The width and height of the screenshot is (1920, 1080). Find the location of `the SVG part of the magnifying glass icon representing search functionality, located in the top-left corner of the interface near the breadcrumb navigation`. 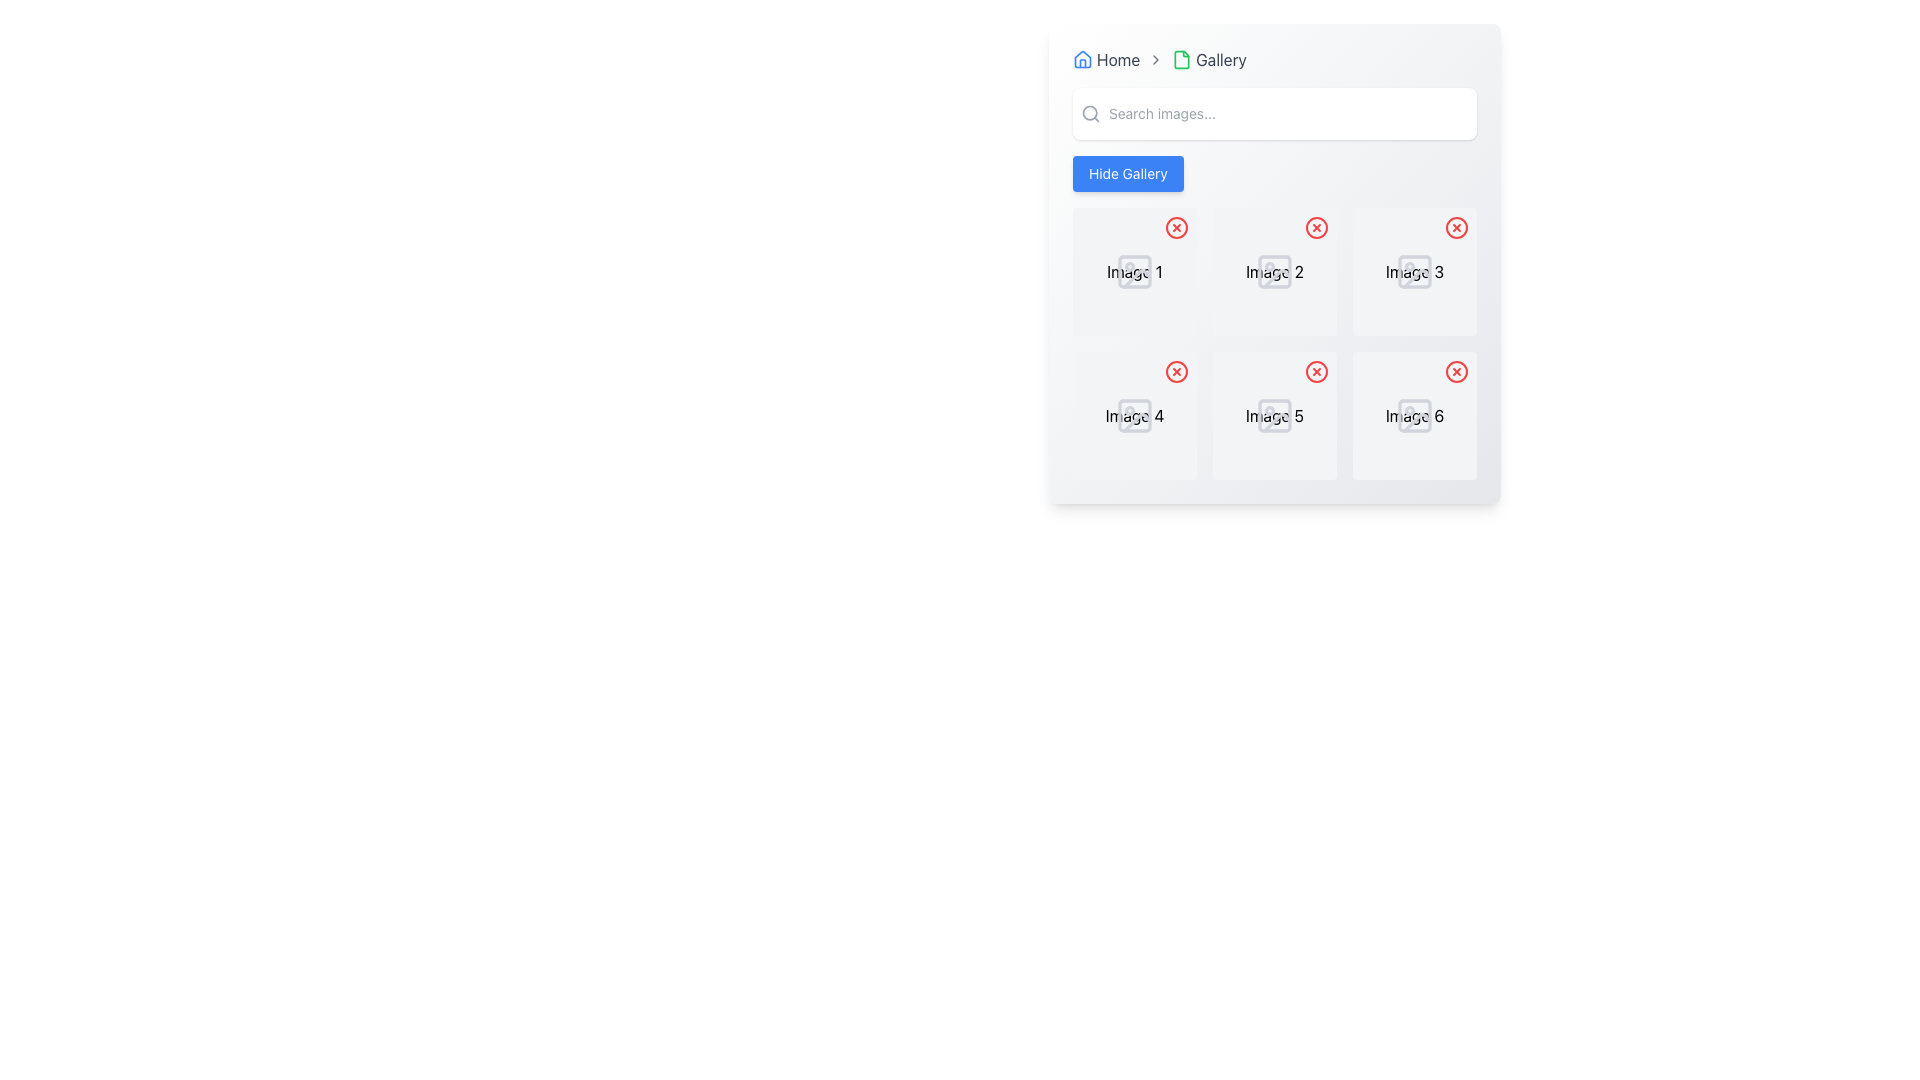

the SVG part of the magnifying glass icon representing search functionality, located in the top-left corner of the interface near the breadcrumb navigation is located at coordinates (1089, 113).